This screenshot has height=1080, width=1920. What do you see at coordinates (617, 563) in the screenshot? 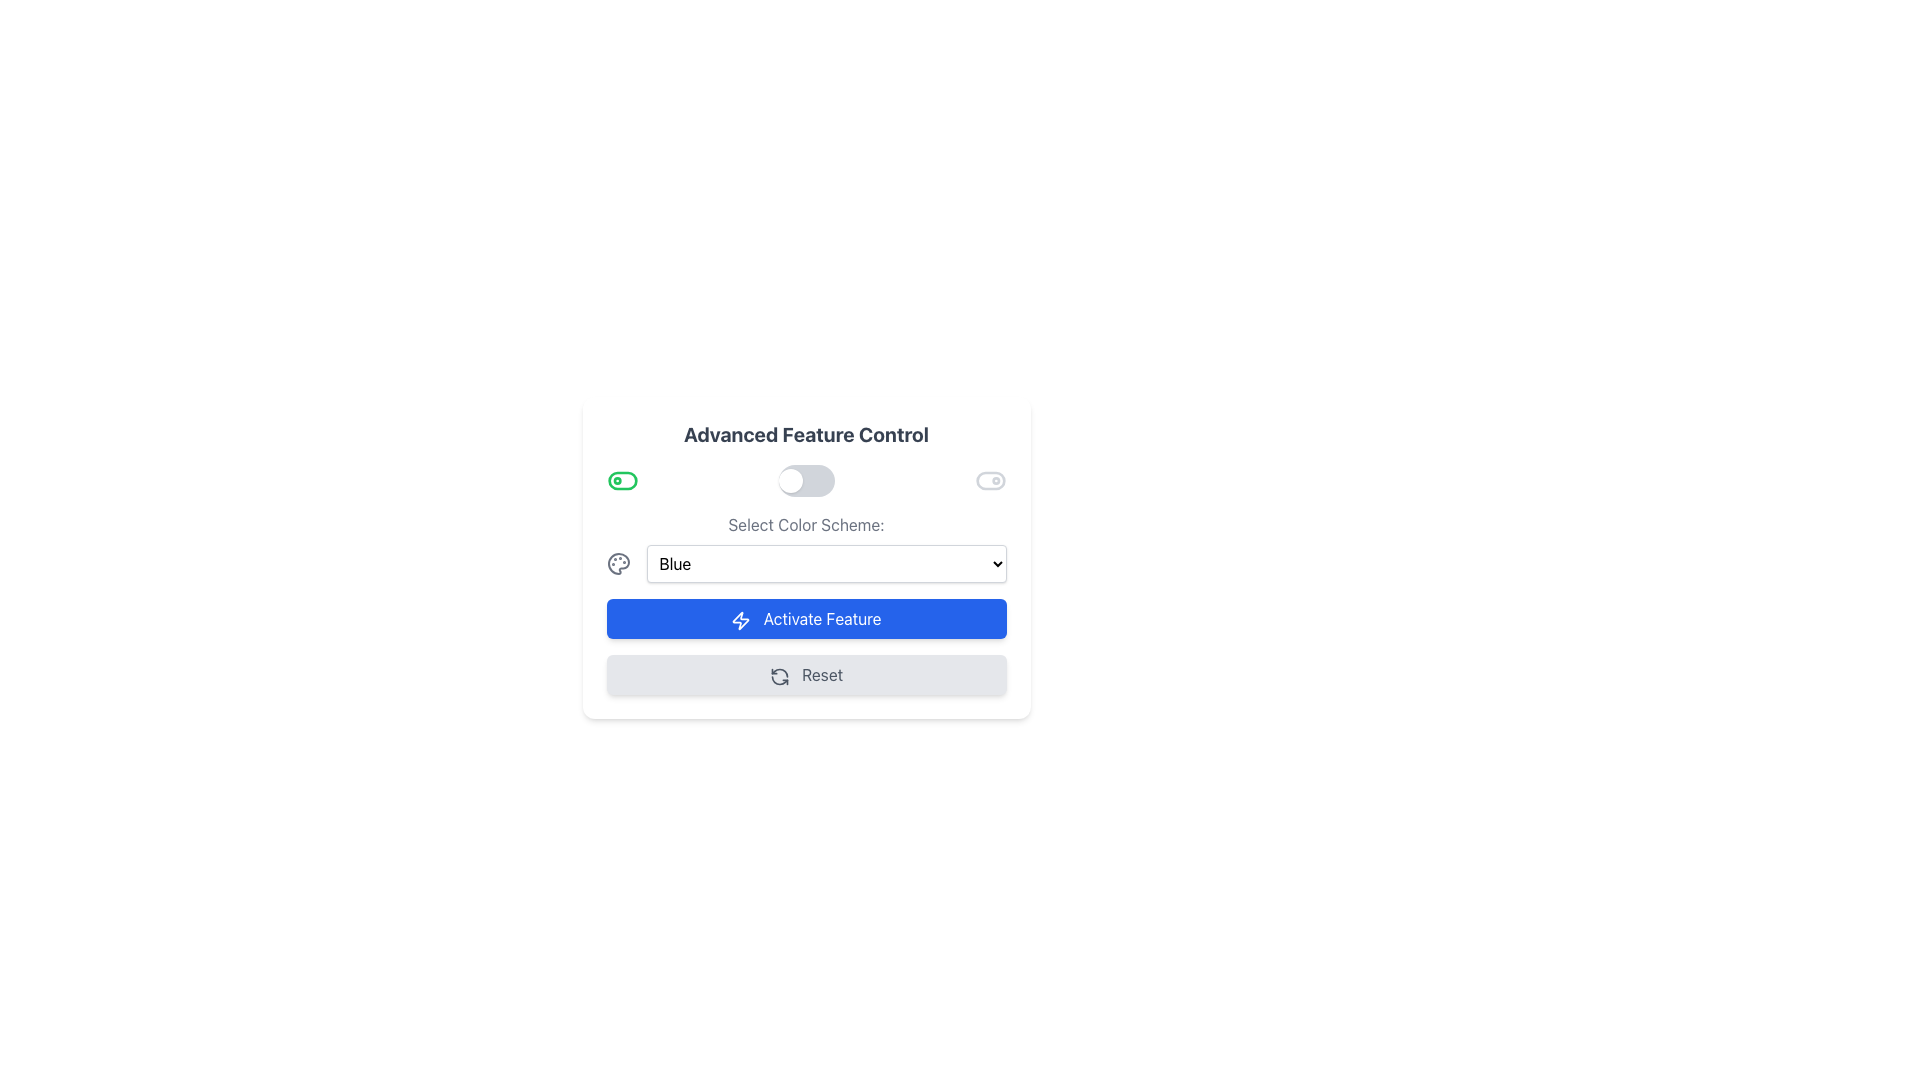
I see `the palette icon located to the left of the 'Select Color Scheme' section, adjacent to the dropdown menu displaying 'Blue'` at bounding box center [617, 563].